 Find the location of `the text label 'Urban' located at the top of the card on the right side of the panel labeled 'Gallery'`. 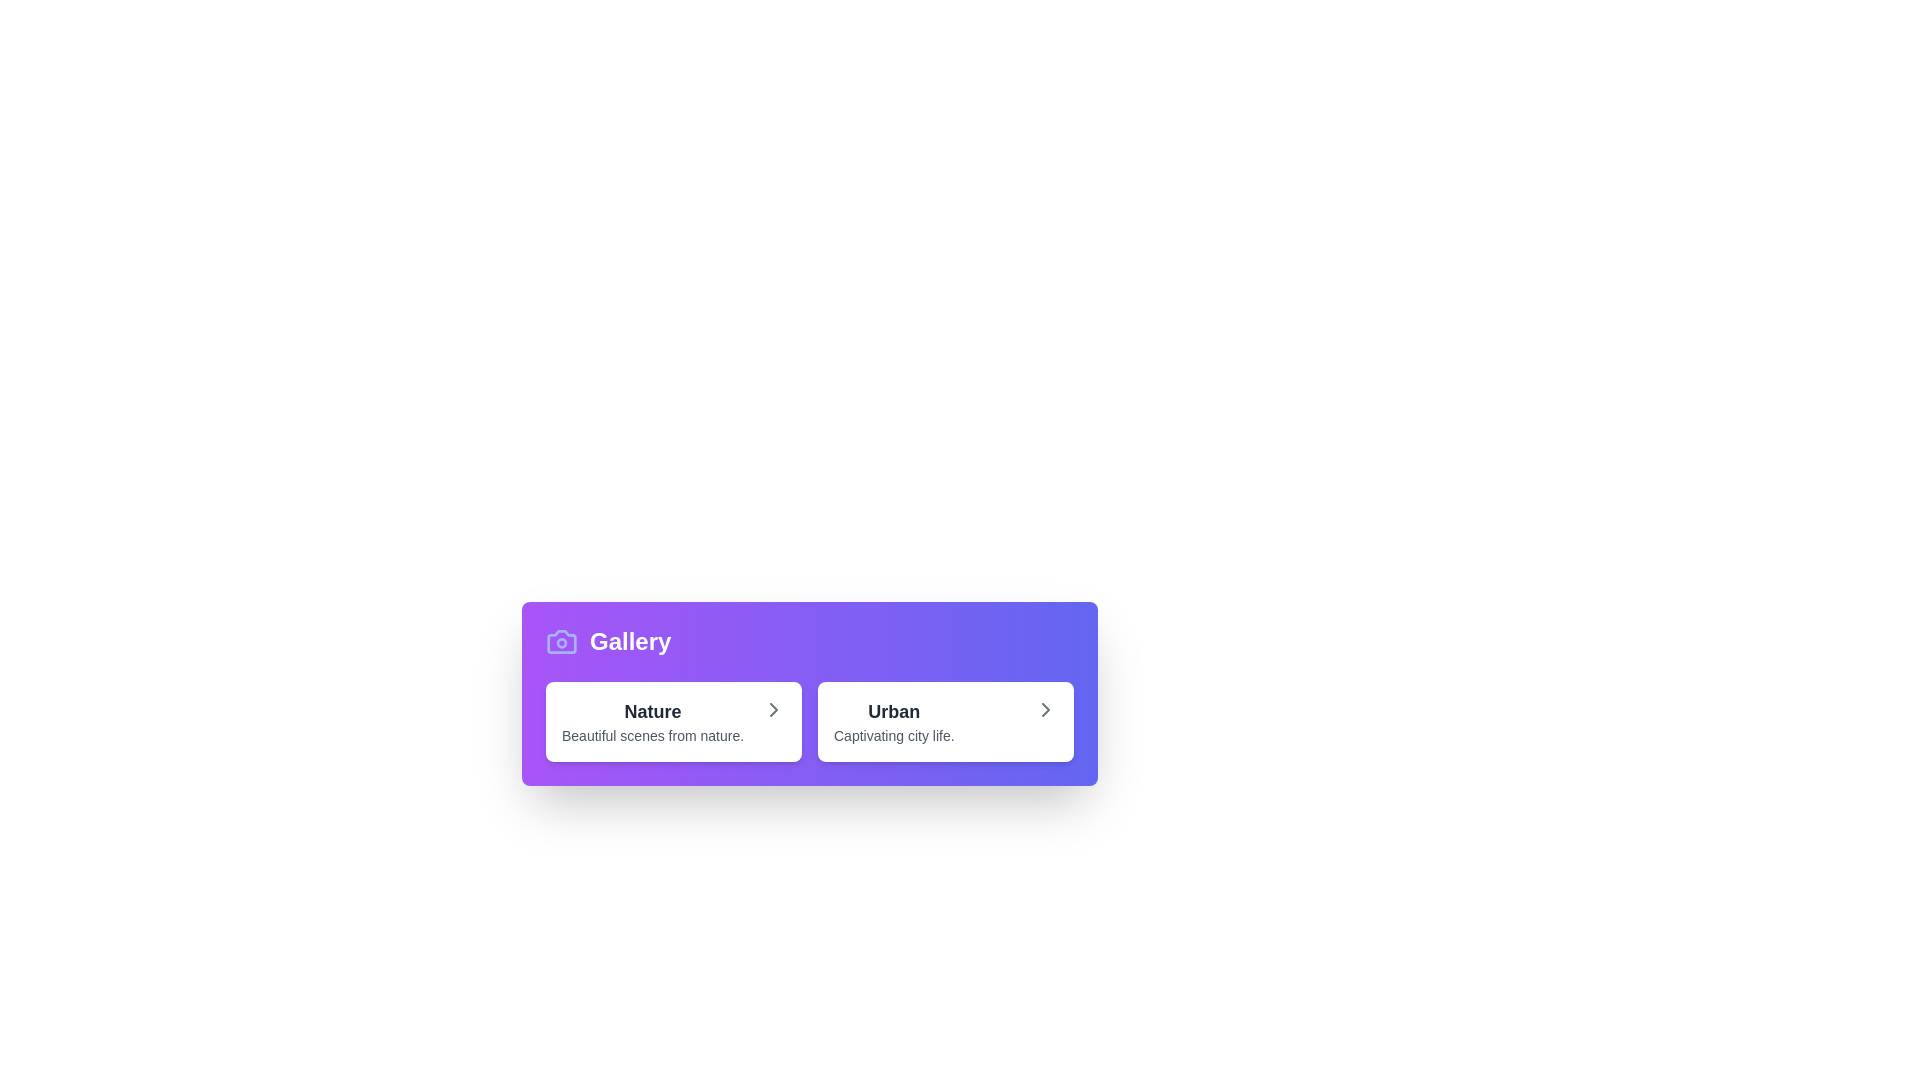

the text label 'Urban' located at the top of the card on the right side of the panel labeled 'Gallery' is located at coordinates (893, 711).